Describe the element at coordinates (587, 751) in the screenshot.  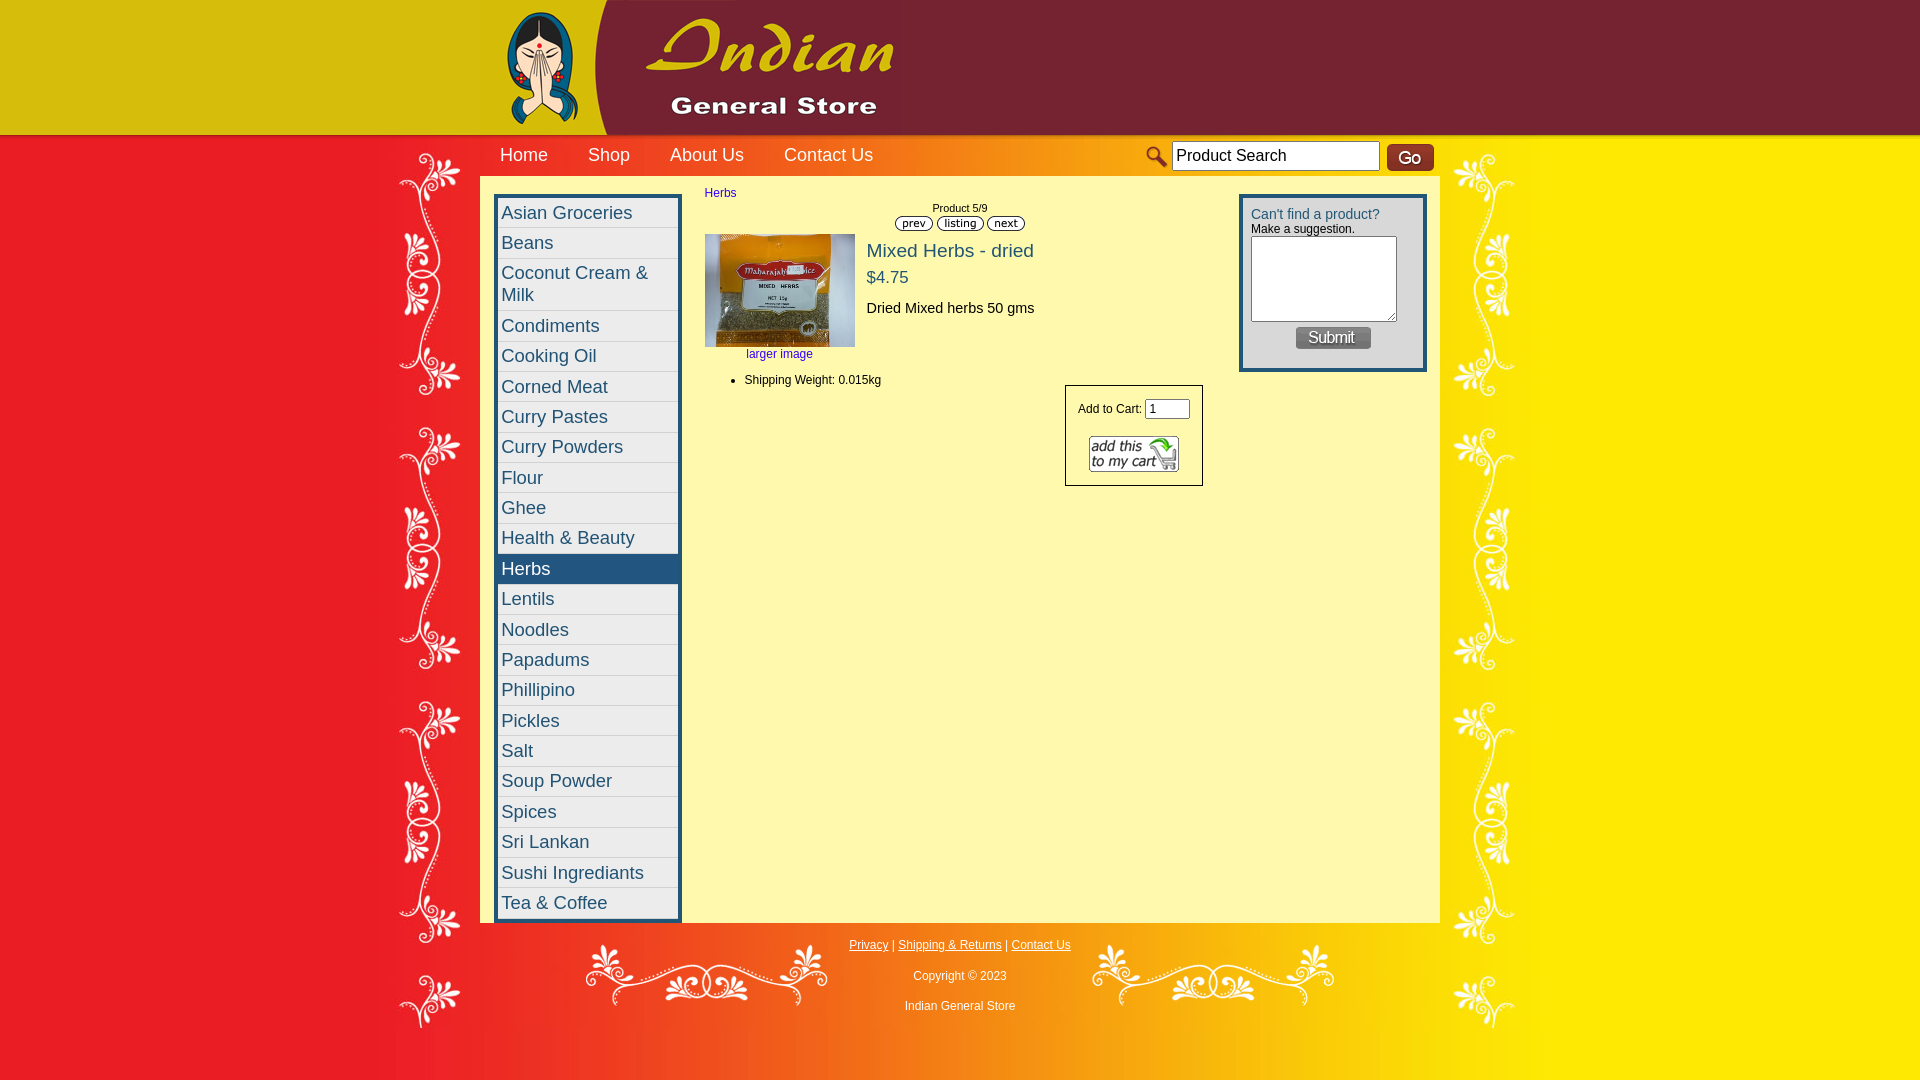
I see `'Salt'` at that location.